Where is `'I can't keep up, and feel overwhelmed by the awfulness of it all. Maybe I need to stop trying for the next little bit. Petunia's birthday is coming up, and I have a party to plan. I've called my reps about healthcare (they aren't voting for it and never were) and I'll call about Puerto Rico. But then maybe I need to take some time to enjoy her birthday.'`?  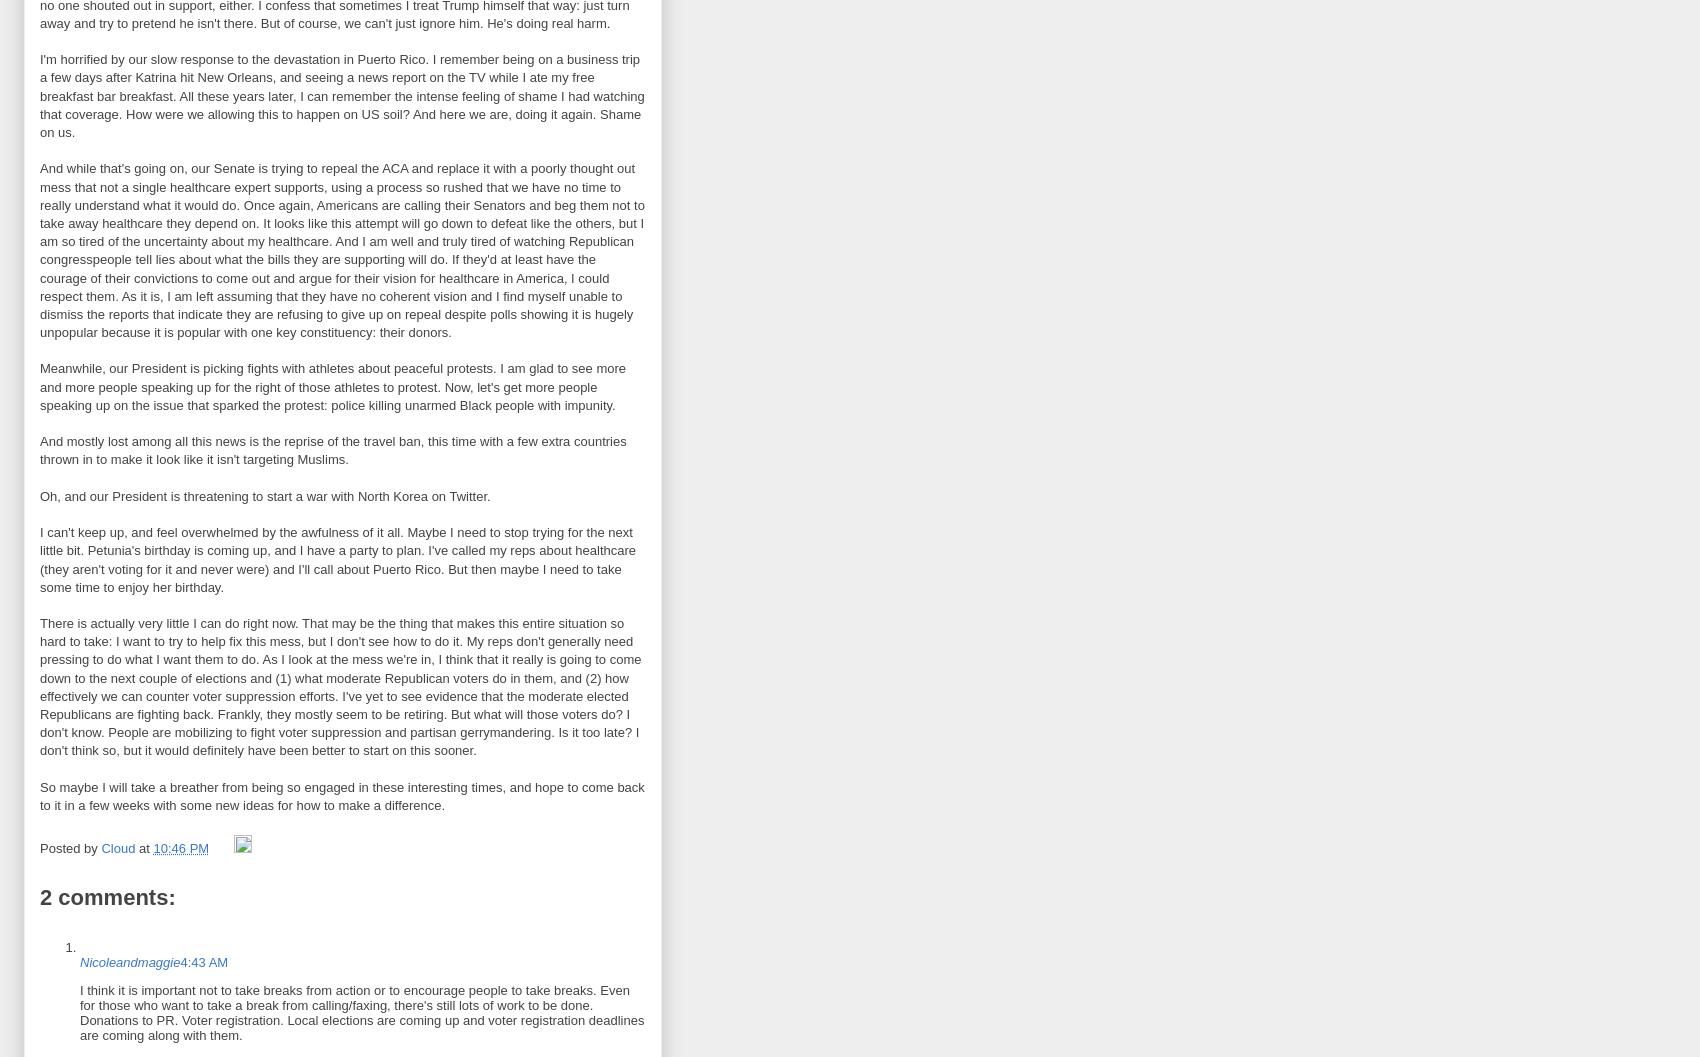
'I can't keep up, and feel overwhelmed by the awfulness of it all. Maybe I need to stop trying for the next little bit. Petunia's birthday is coming up, and I have a party to plan. I've called my reps about healthcare (they aren't voting for it and never were) and I'll call about Puerto Rico. But then maybe I need to take some time to enjoy her birthday.' is located at coordinates (336, 558).